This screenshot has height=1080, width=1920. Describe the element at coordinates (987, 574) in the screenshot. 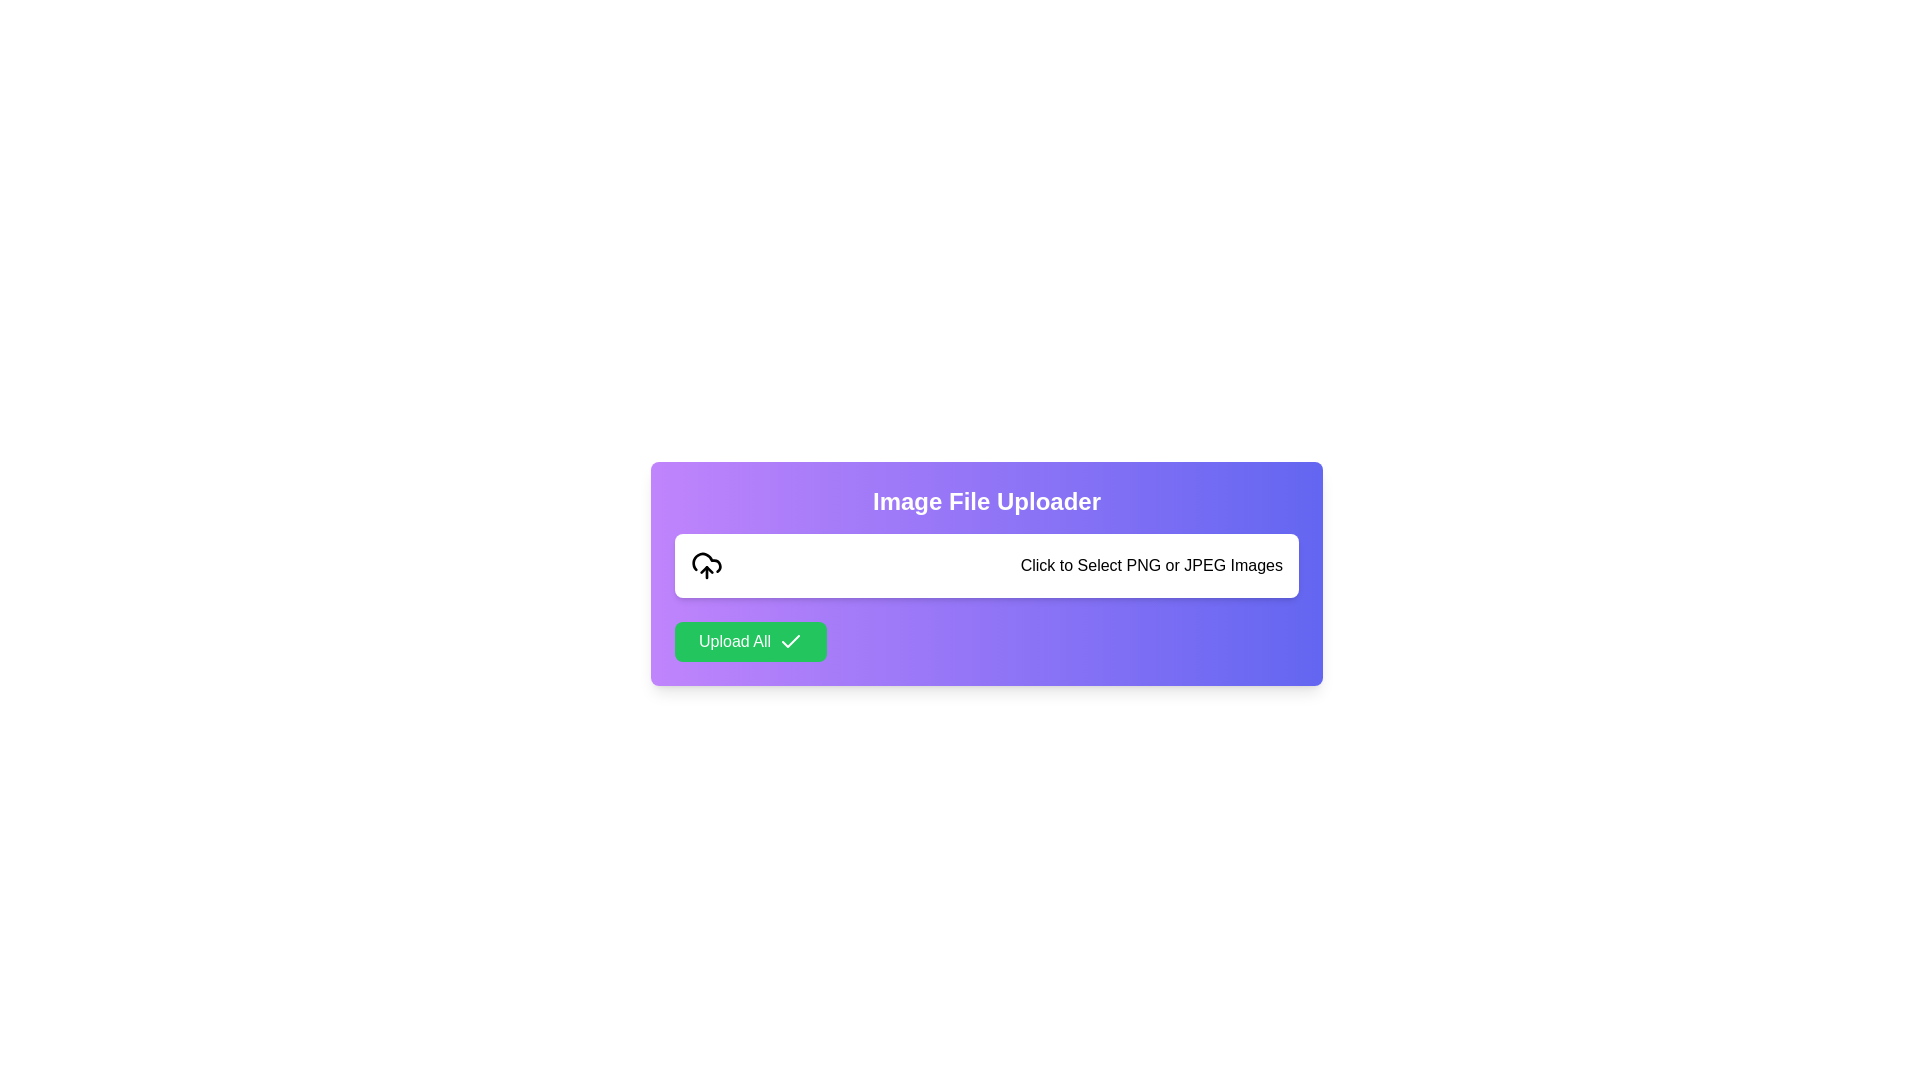

I see `files into the selectable area of the 'Image File Uploader' section, which is a large, horizontally rectangular section with a gradient background and white text at the top` at that location.